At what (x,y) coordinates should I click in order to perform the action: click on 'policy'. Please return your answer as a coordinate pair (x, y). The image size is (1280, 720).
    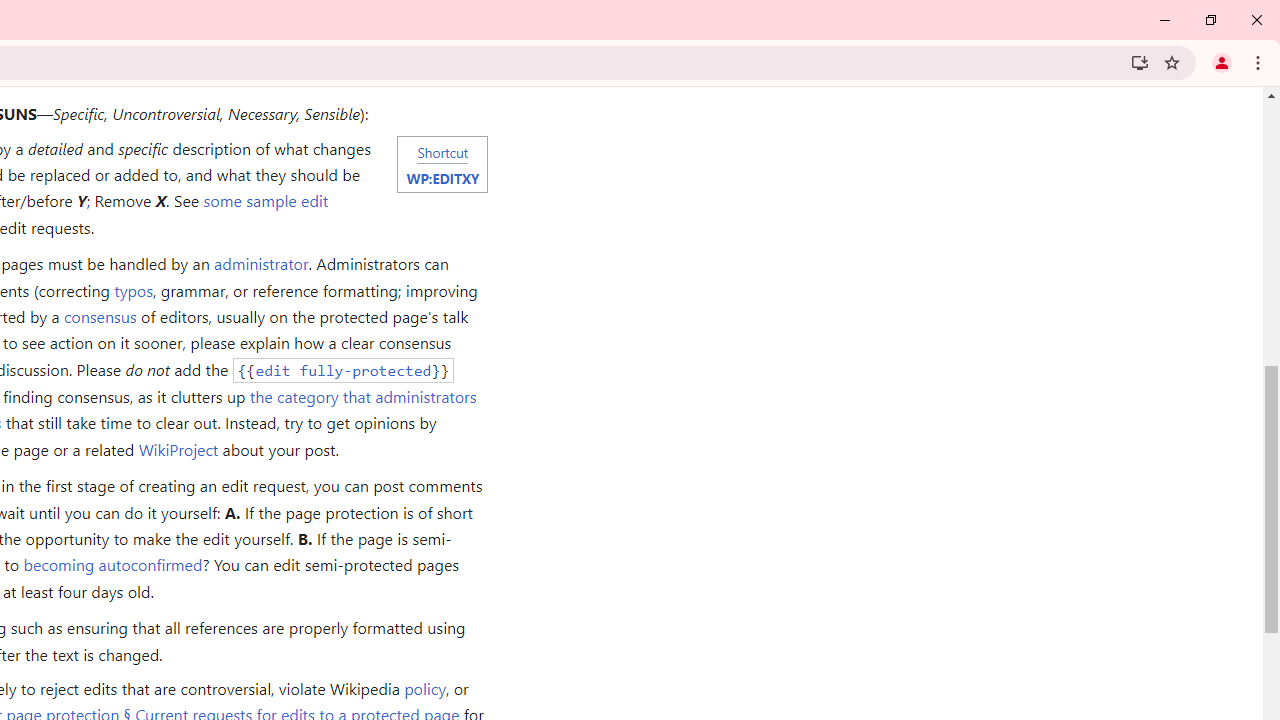
    Looking at the image, I should click on (423, 686).